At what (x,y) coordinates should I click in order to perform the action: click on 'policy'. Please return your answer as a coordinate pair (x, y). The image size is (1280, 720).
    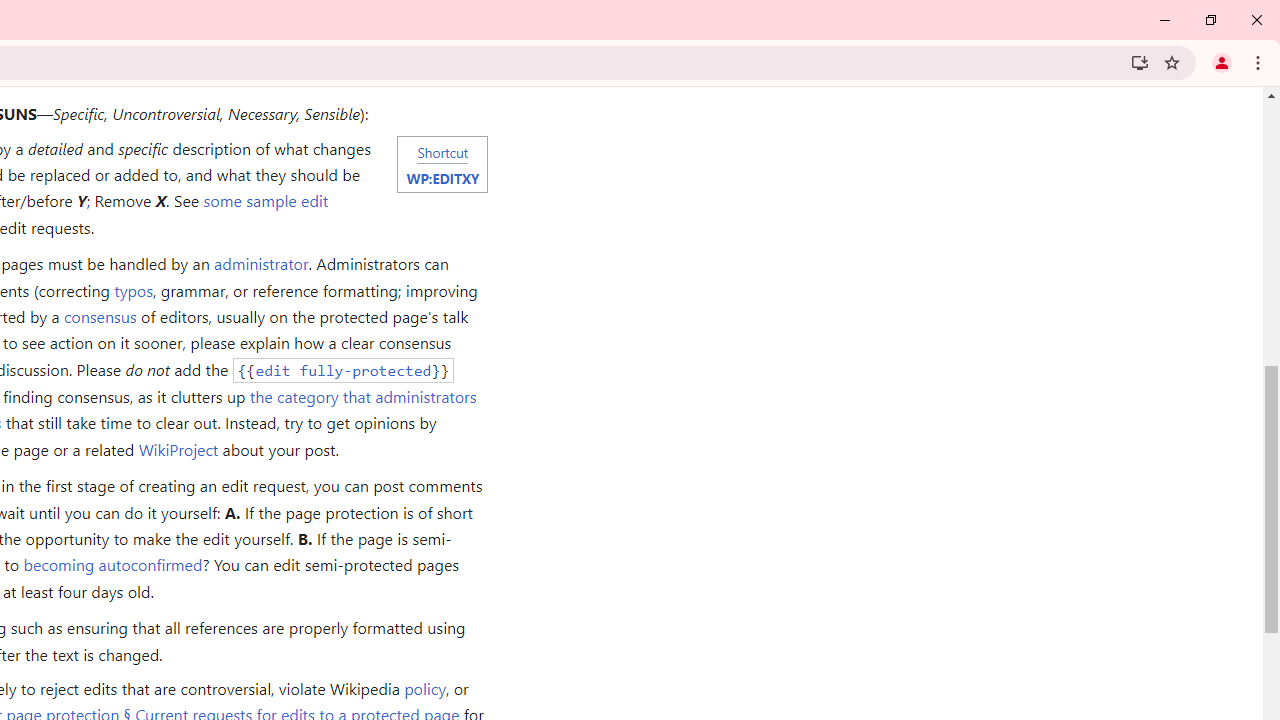
    Looking at the image, I should click on (423, 686).